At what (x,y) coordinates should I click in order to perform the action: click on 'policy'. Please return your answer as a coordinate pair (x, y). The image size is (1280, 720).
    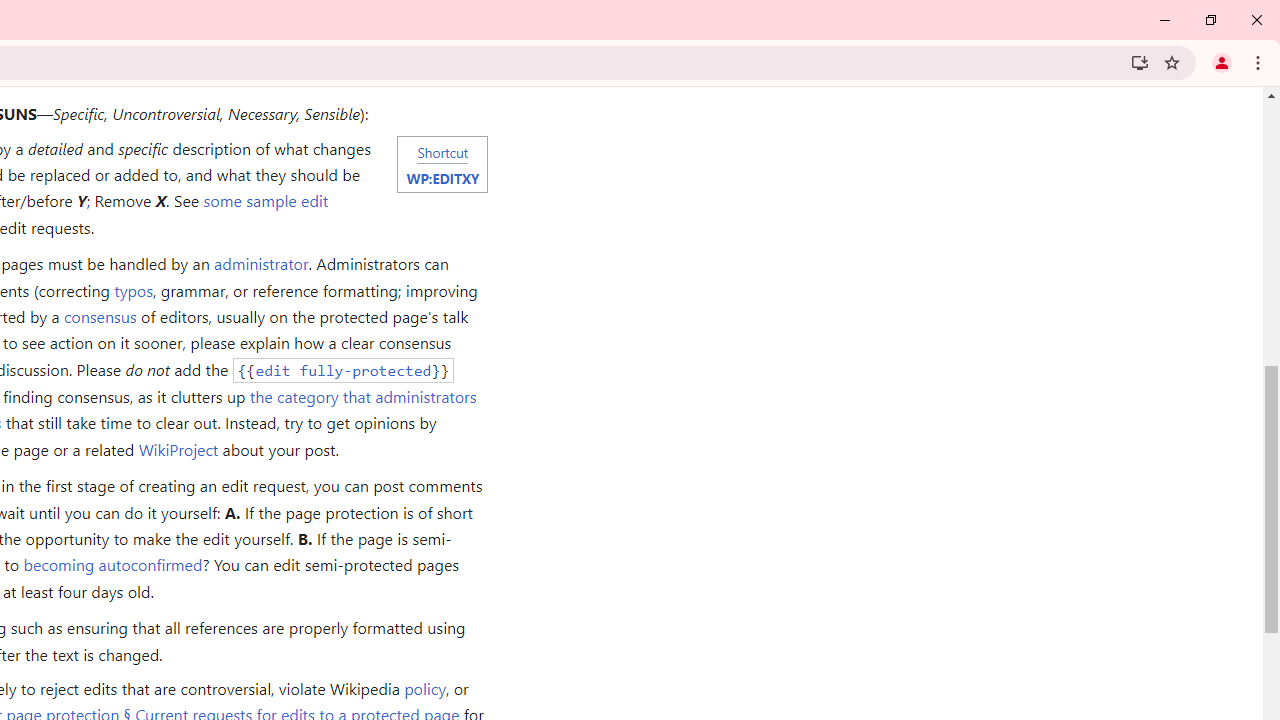
    Looking at the image, I should click on (423, 686).